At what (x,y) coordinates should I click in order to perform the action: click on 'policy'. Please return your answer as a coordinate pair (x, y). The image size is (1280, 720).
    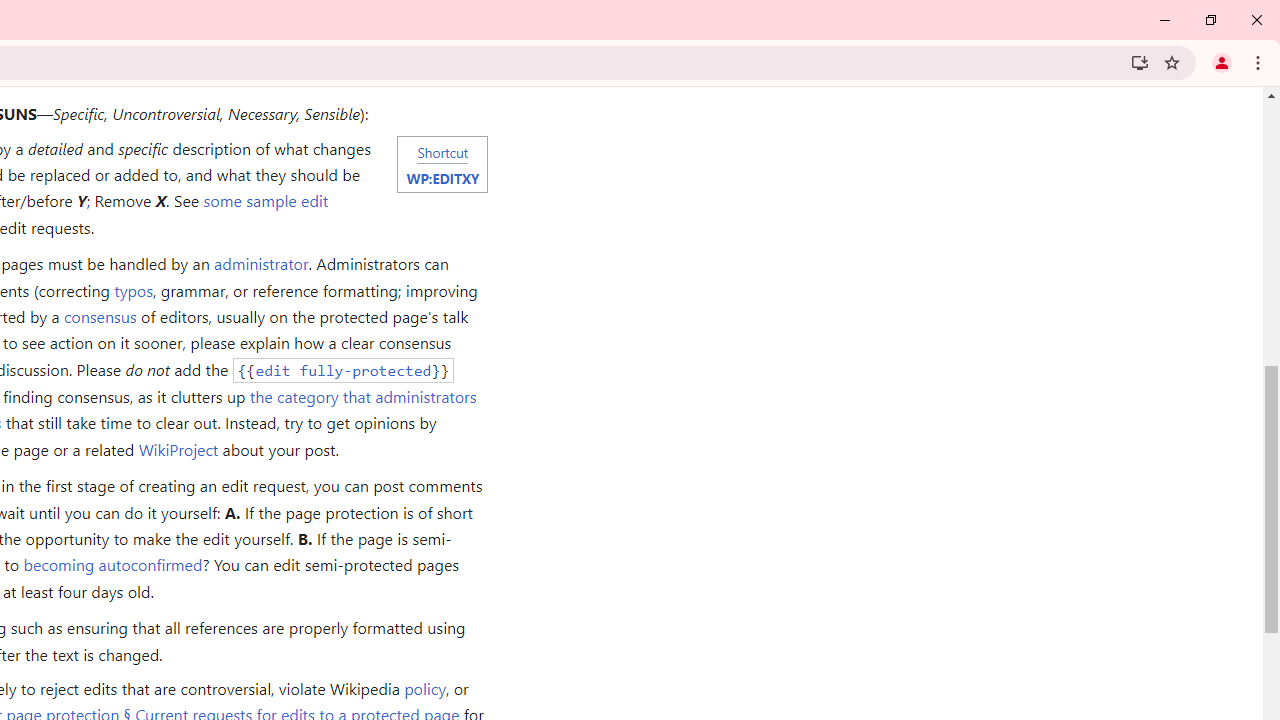
    Looking at the image, I should click on (423, 686).